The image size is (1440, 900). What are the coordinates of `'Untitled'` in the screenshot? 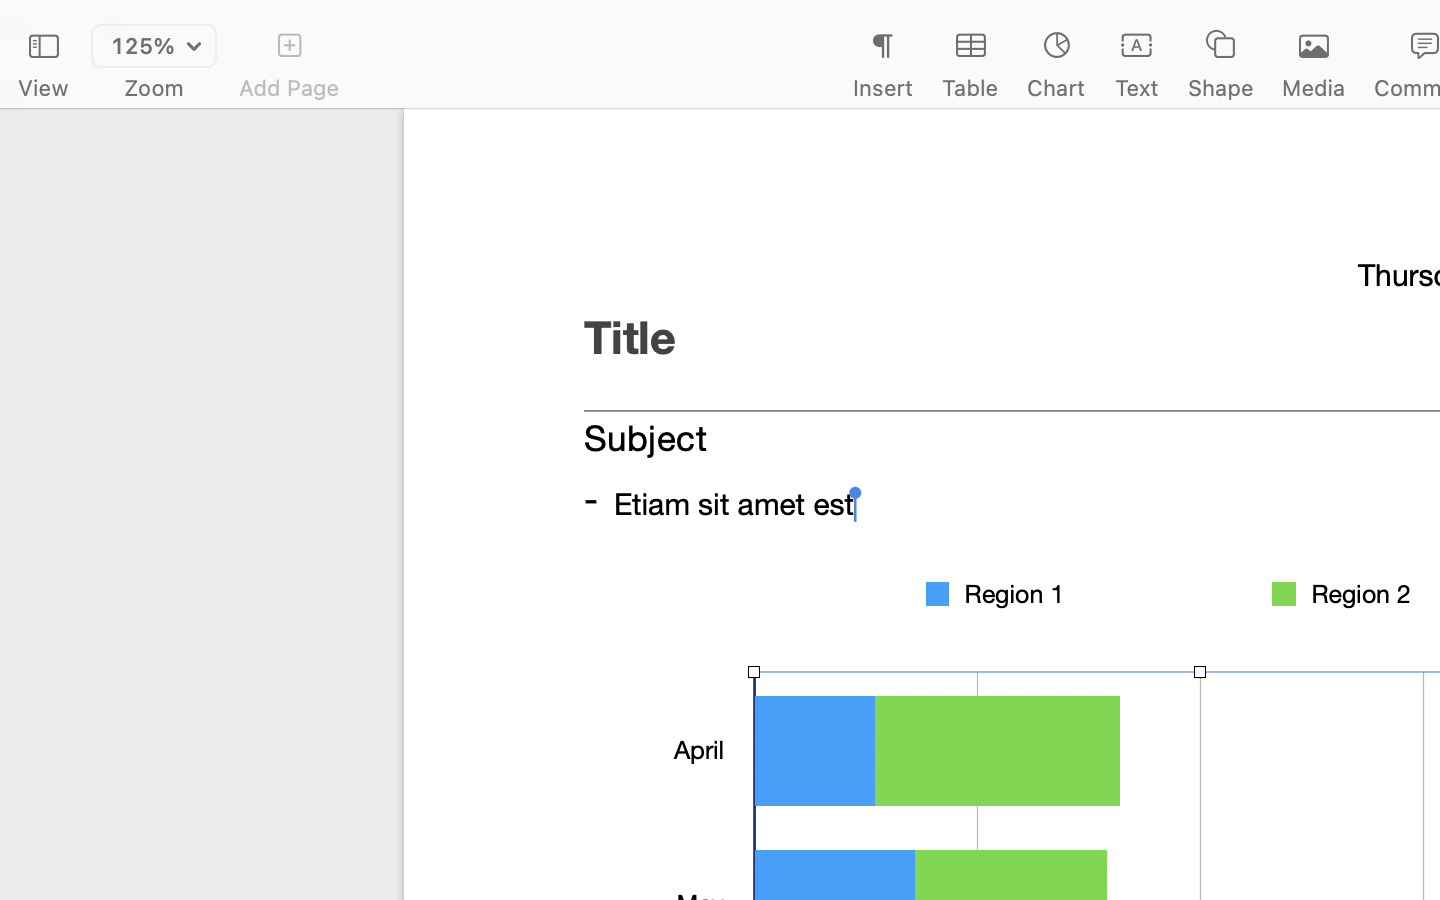 It's located at (1383, 25).